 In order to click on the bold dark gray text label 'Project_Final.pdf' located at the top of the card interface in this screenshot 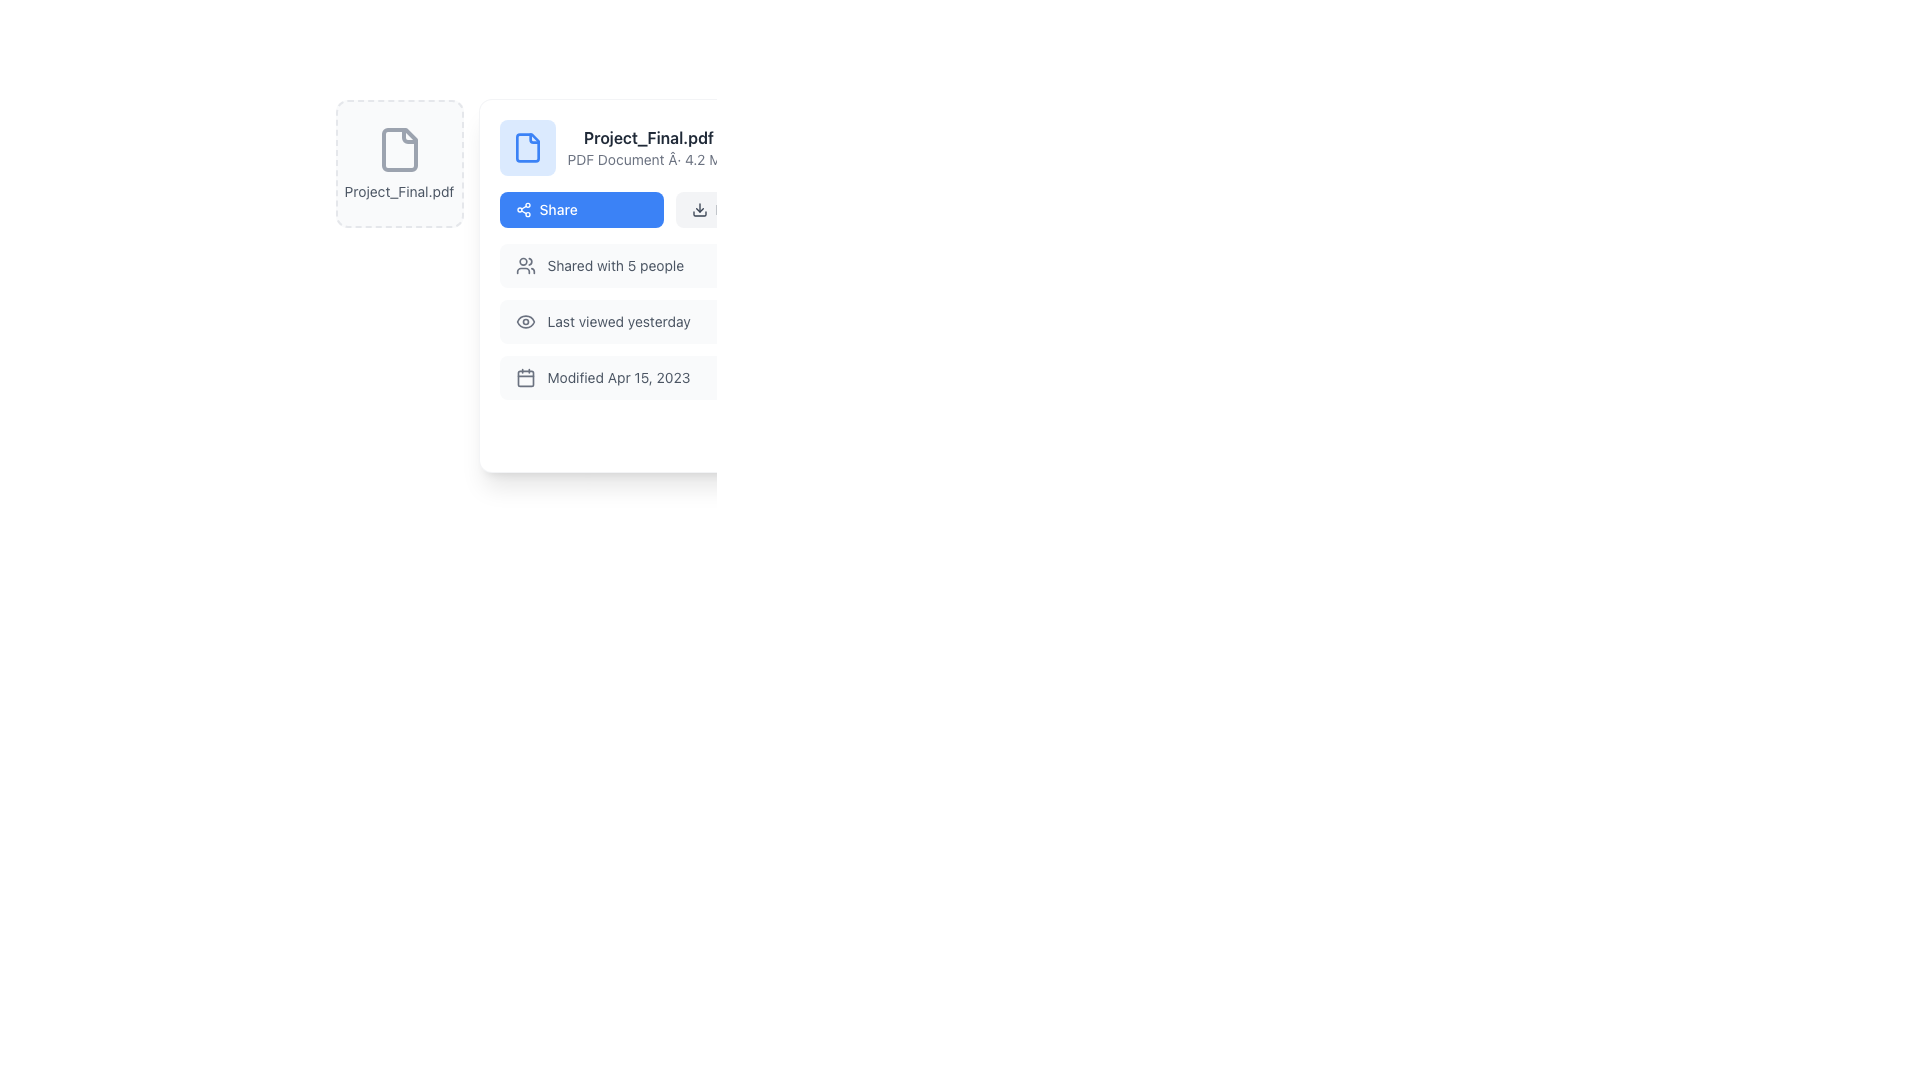, I will do `click(648, 137)`.